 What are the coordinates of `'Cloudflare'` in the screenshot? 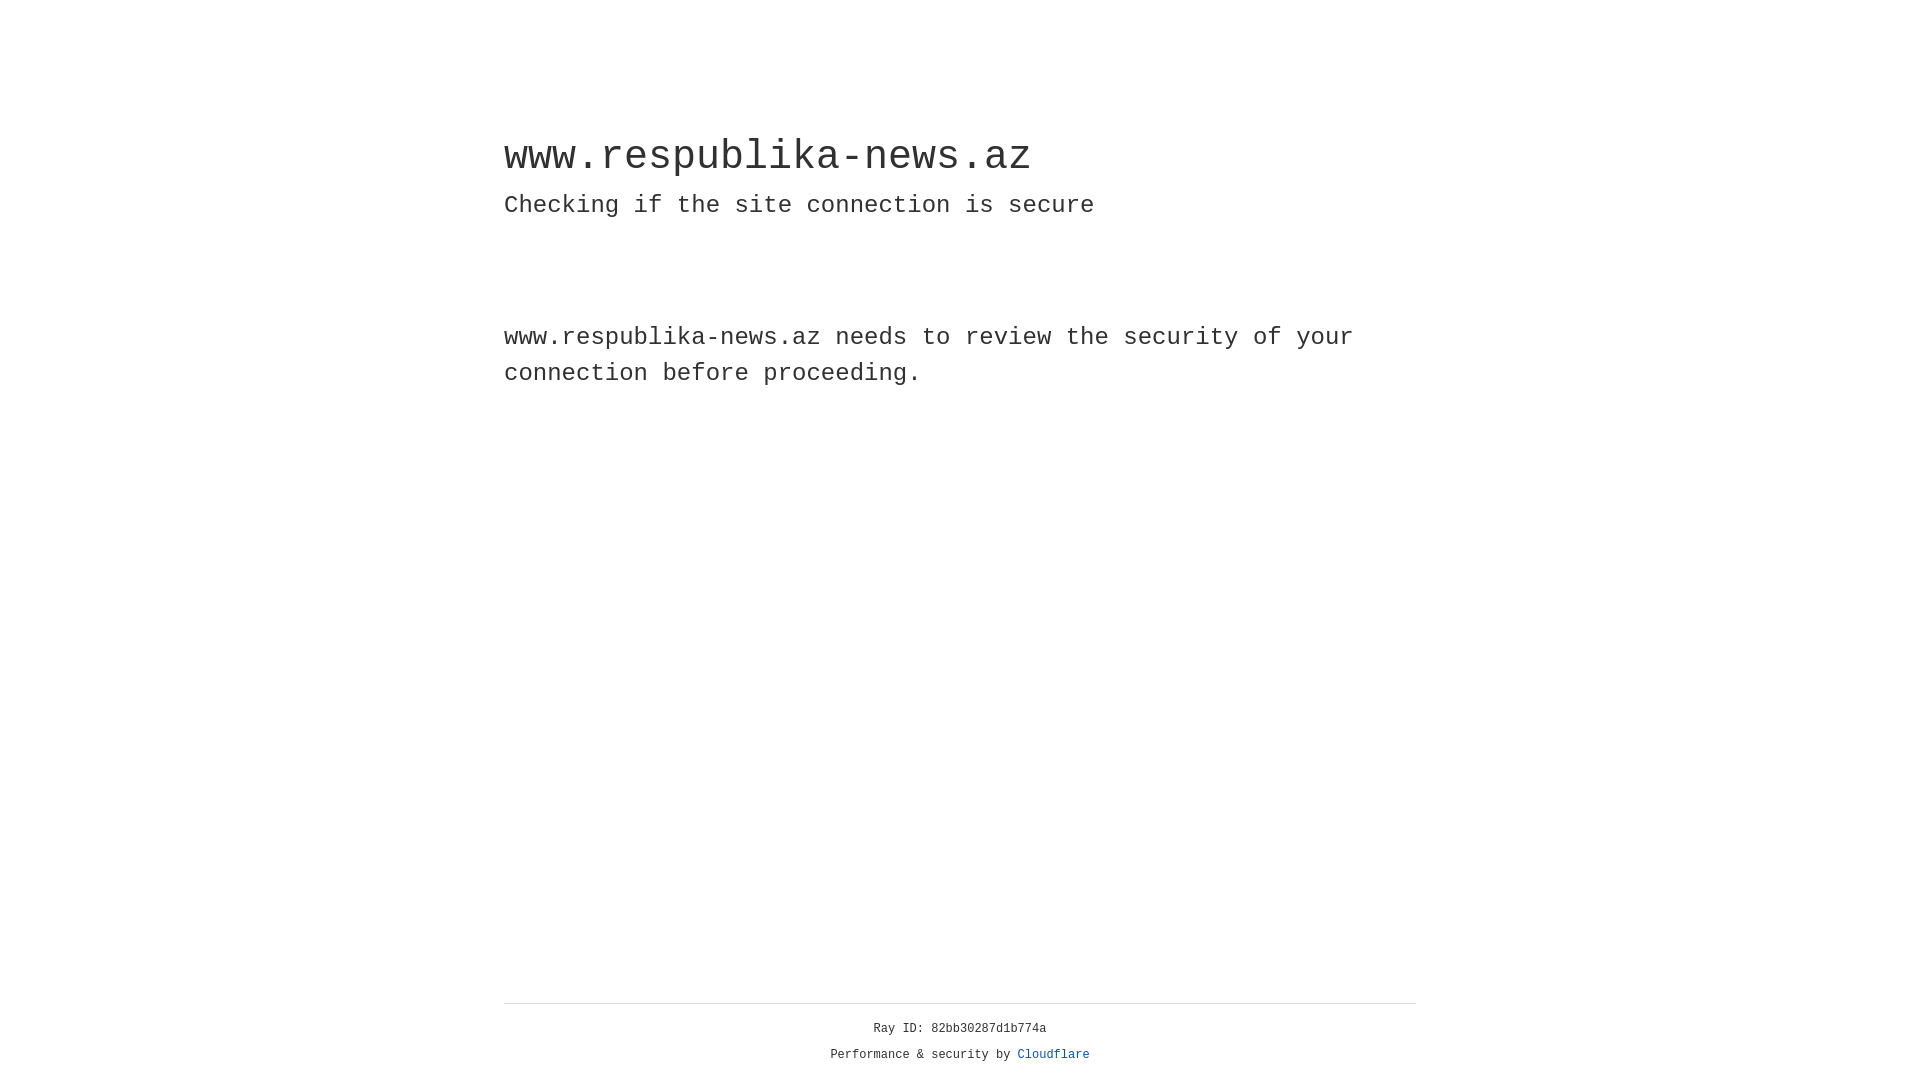 It's located at (1053, 1054).